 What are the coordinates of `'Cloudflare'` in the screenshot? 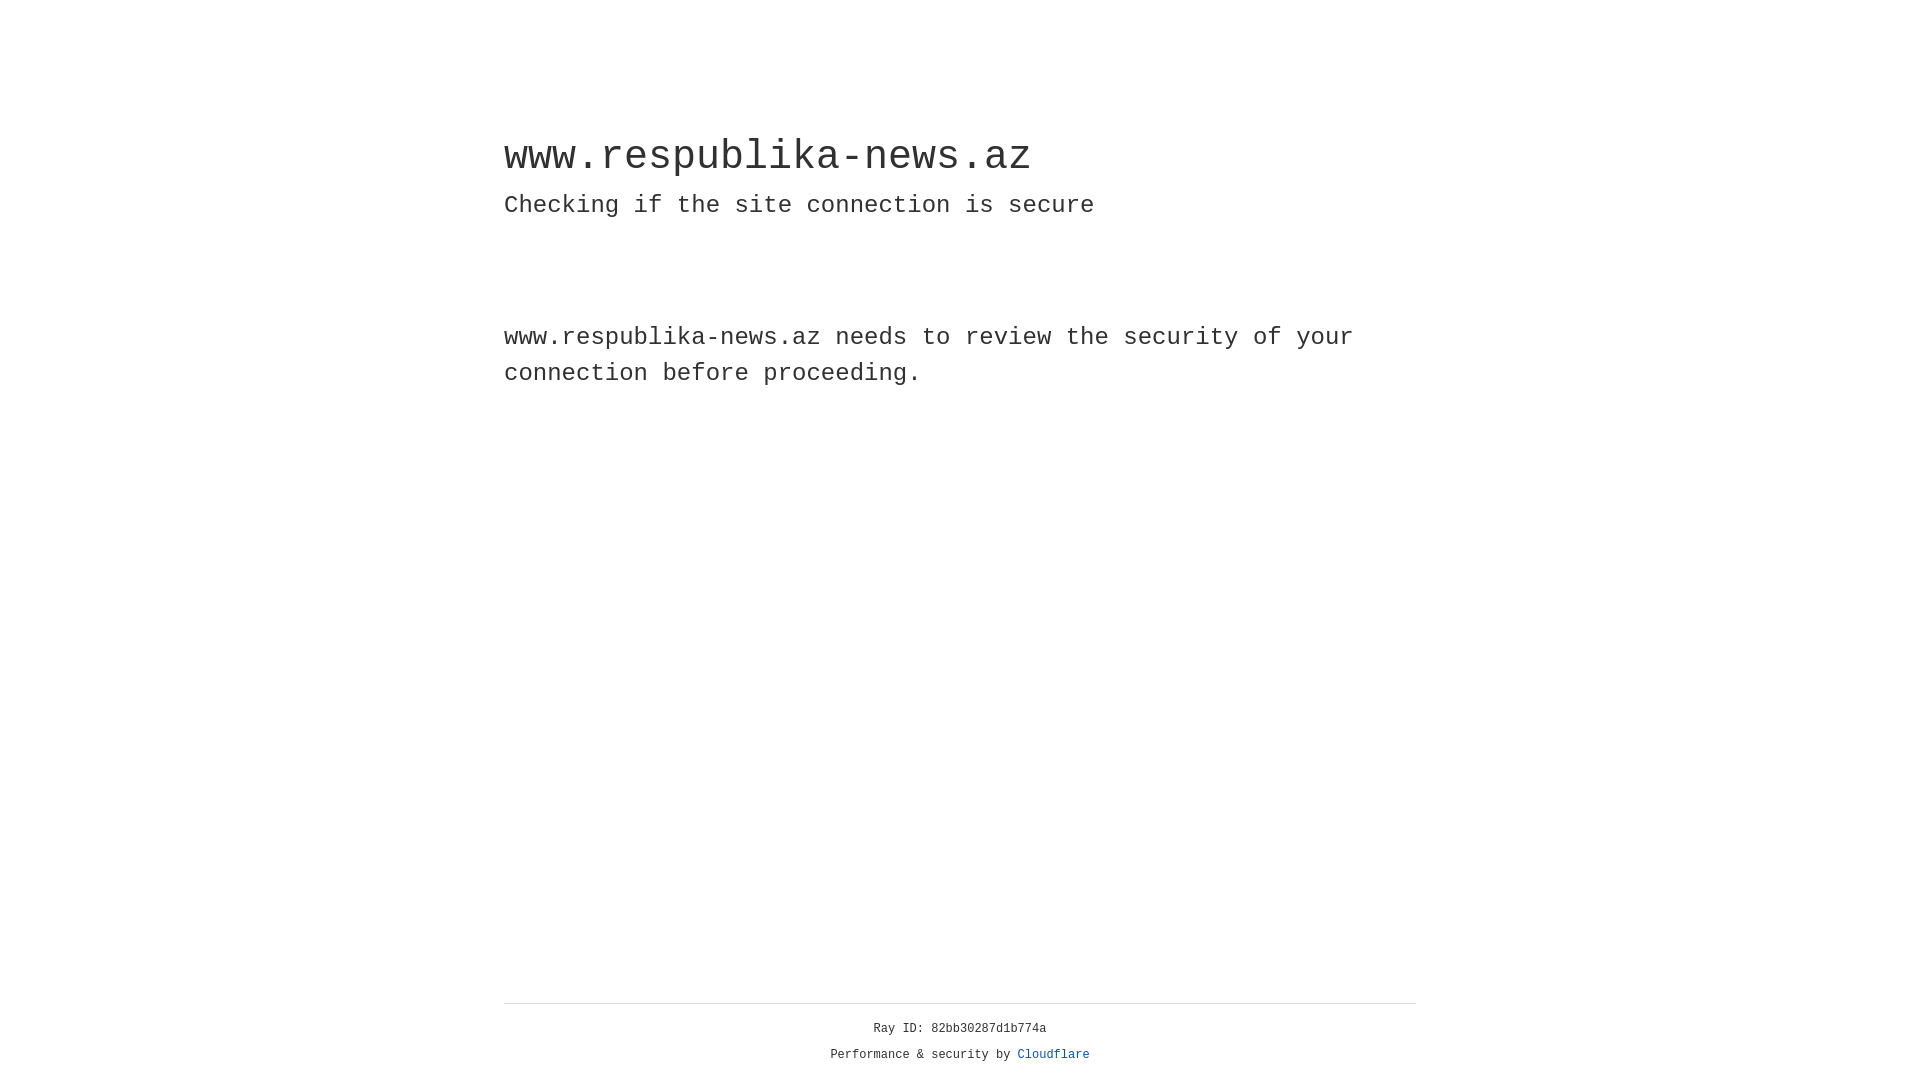 It's located at (1053, 1054).